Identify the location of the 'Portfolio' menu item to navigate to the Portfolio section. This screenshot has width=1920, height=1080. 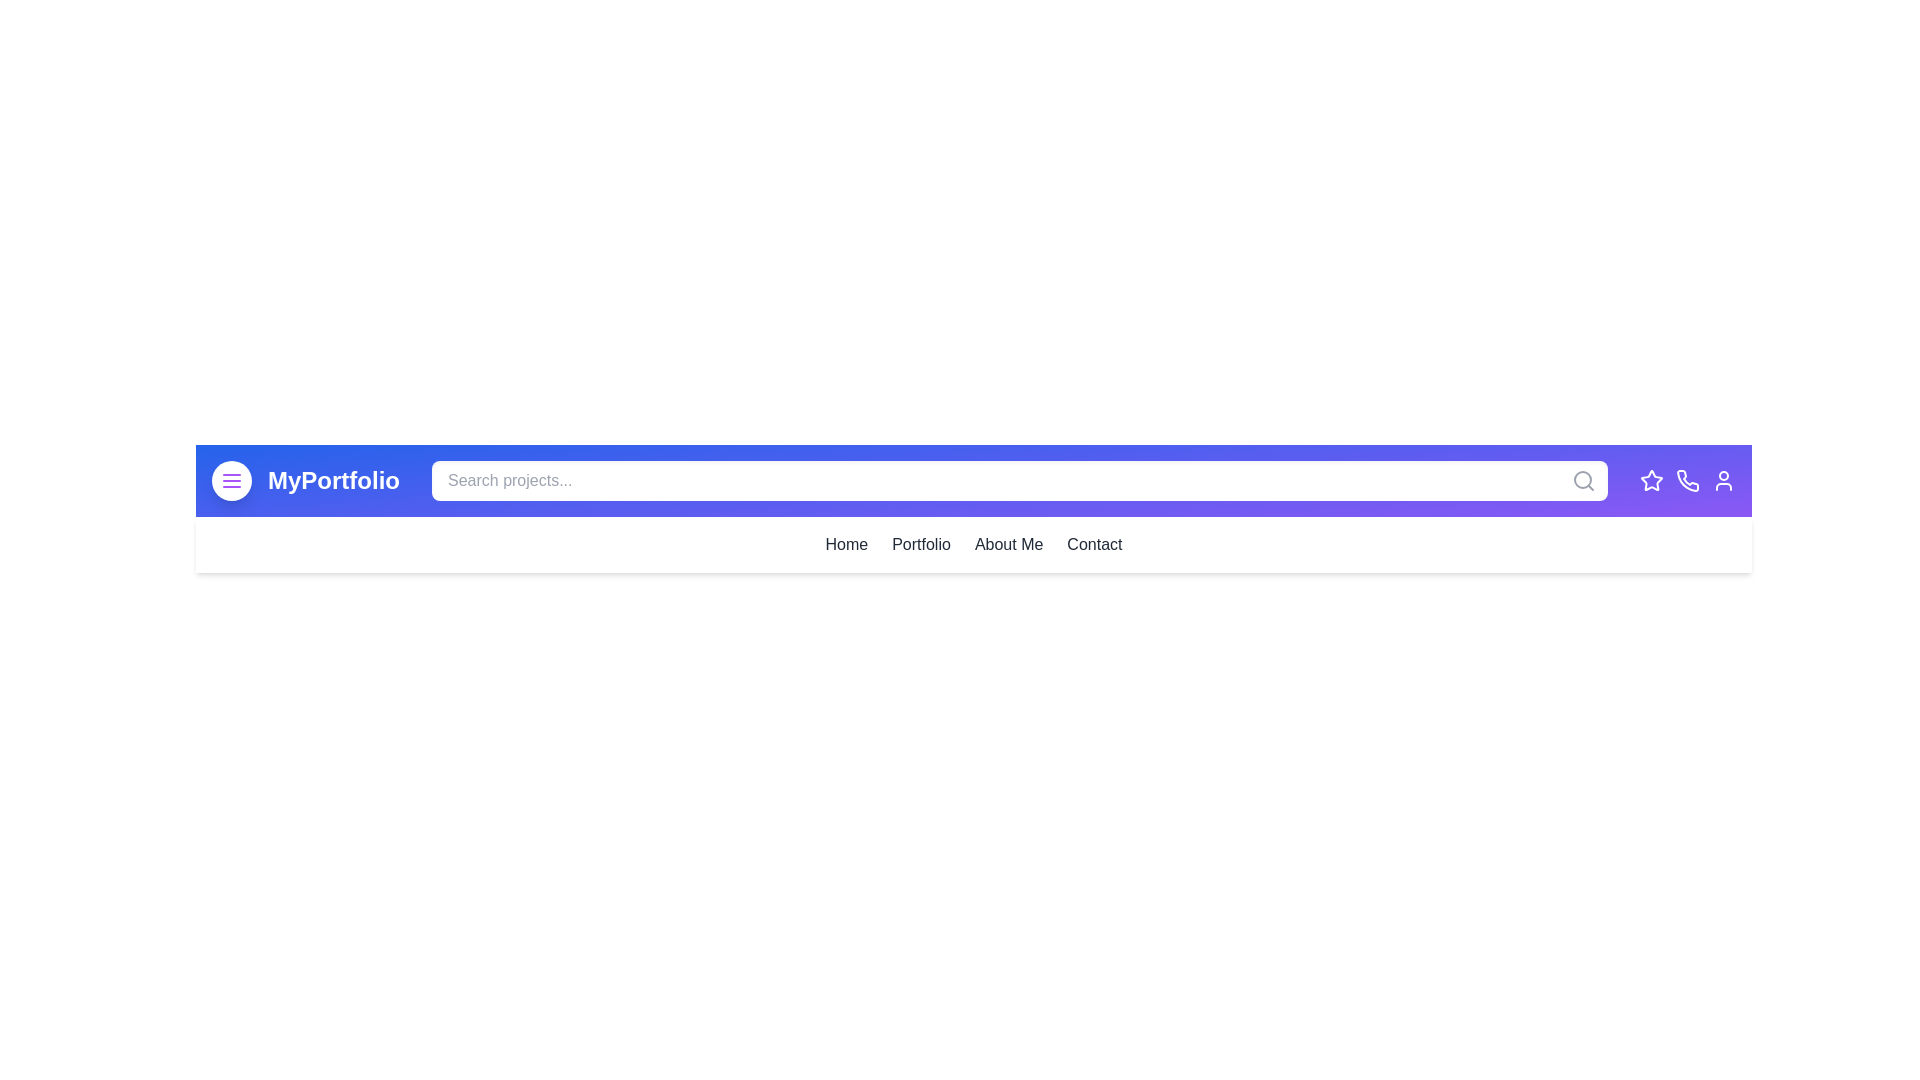
(920, 544).